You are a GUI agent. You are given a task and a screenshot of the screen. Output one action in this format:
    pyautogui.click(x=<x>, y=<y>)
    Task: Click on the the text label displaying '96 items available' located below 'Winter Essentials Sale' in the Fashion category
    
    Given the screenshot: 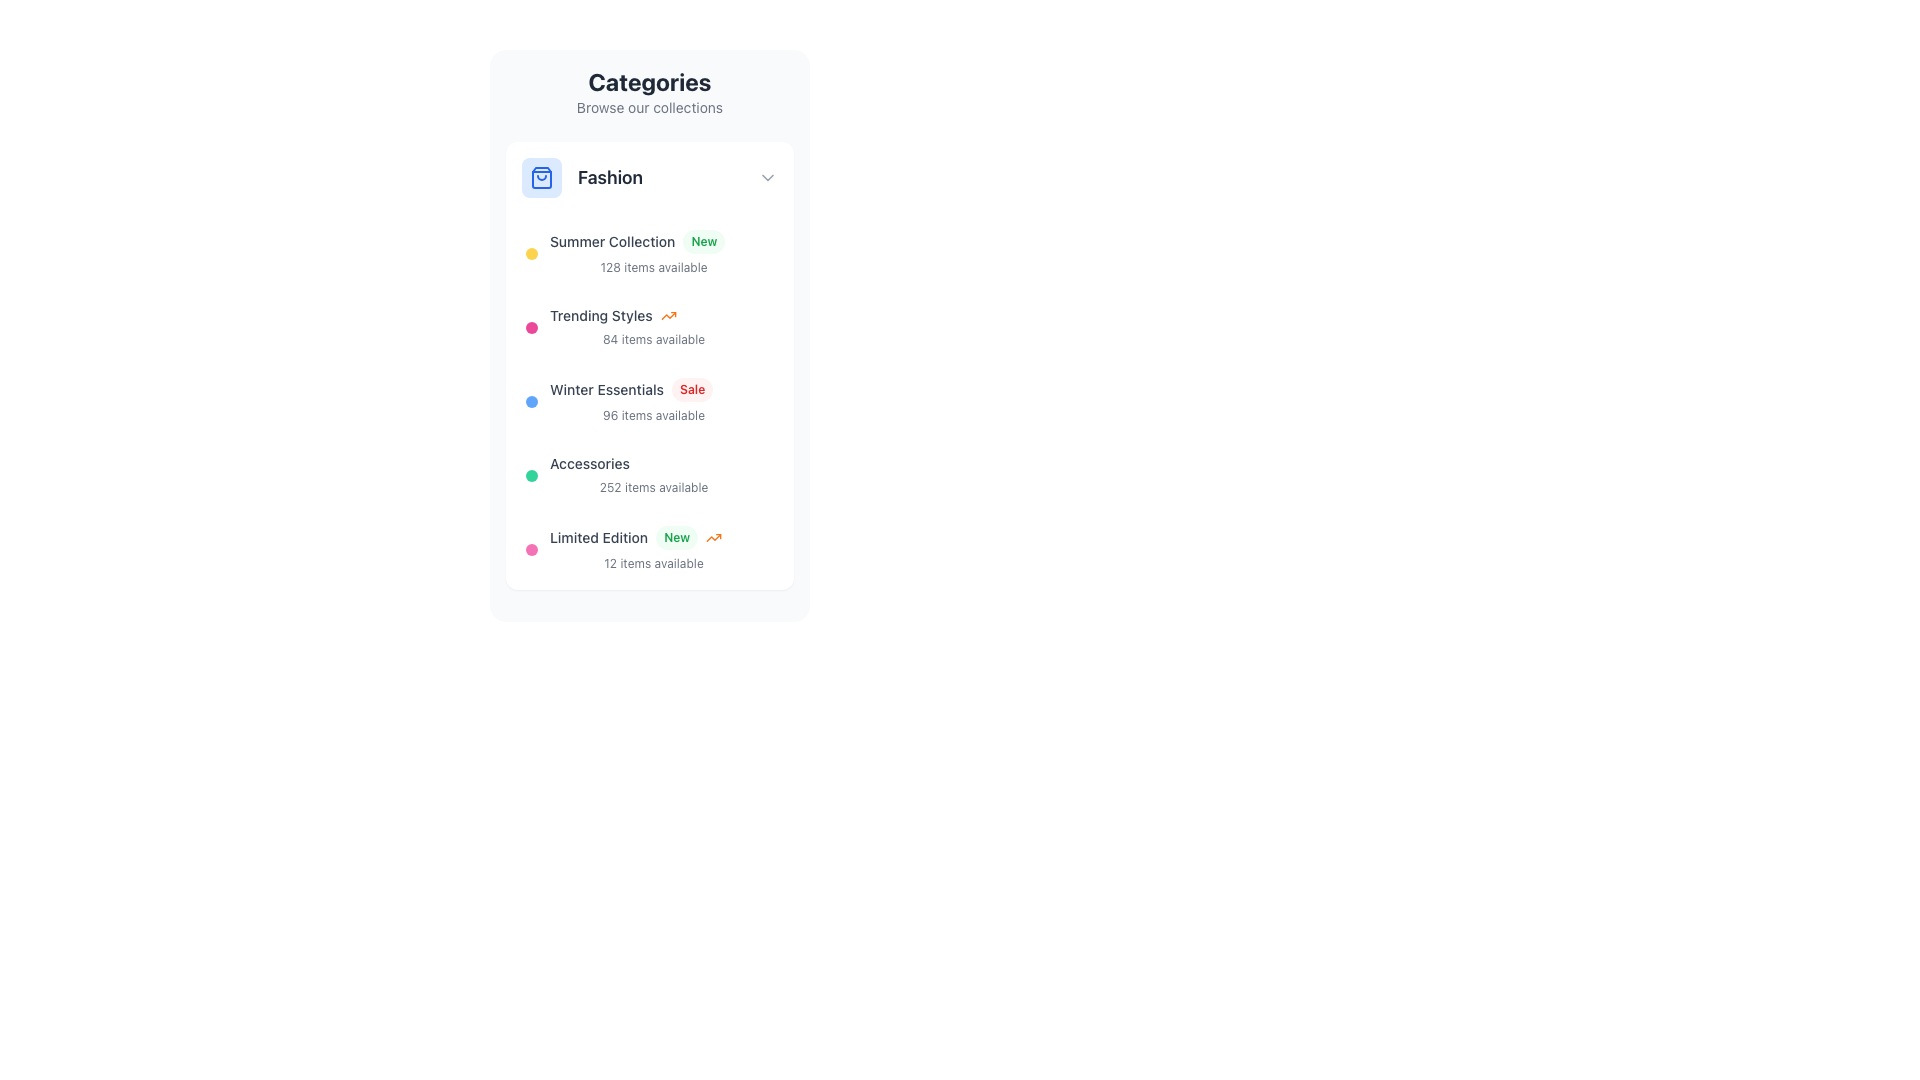 What is the action you would take?
    pyautogui.click(x=653, y=414)
    